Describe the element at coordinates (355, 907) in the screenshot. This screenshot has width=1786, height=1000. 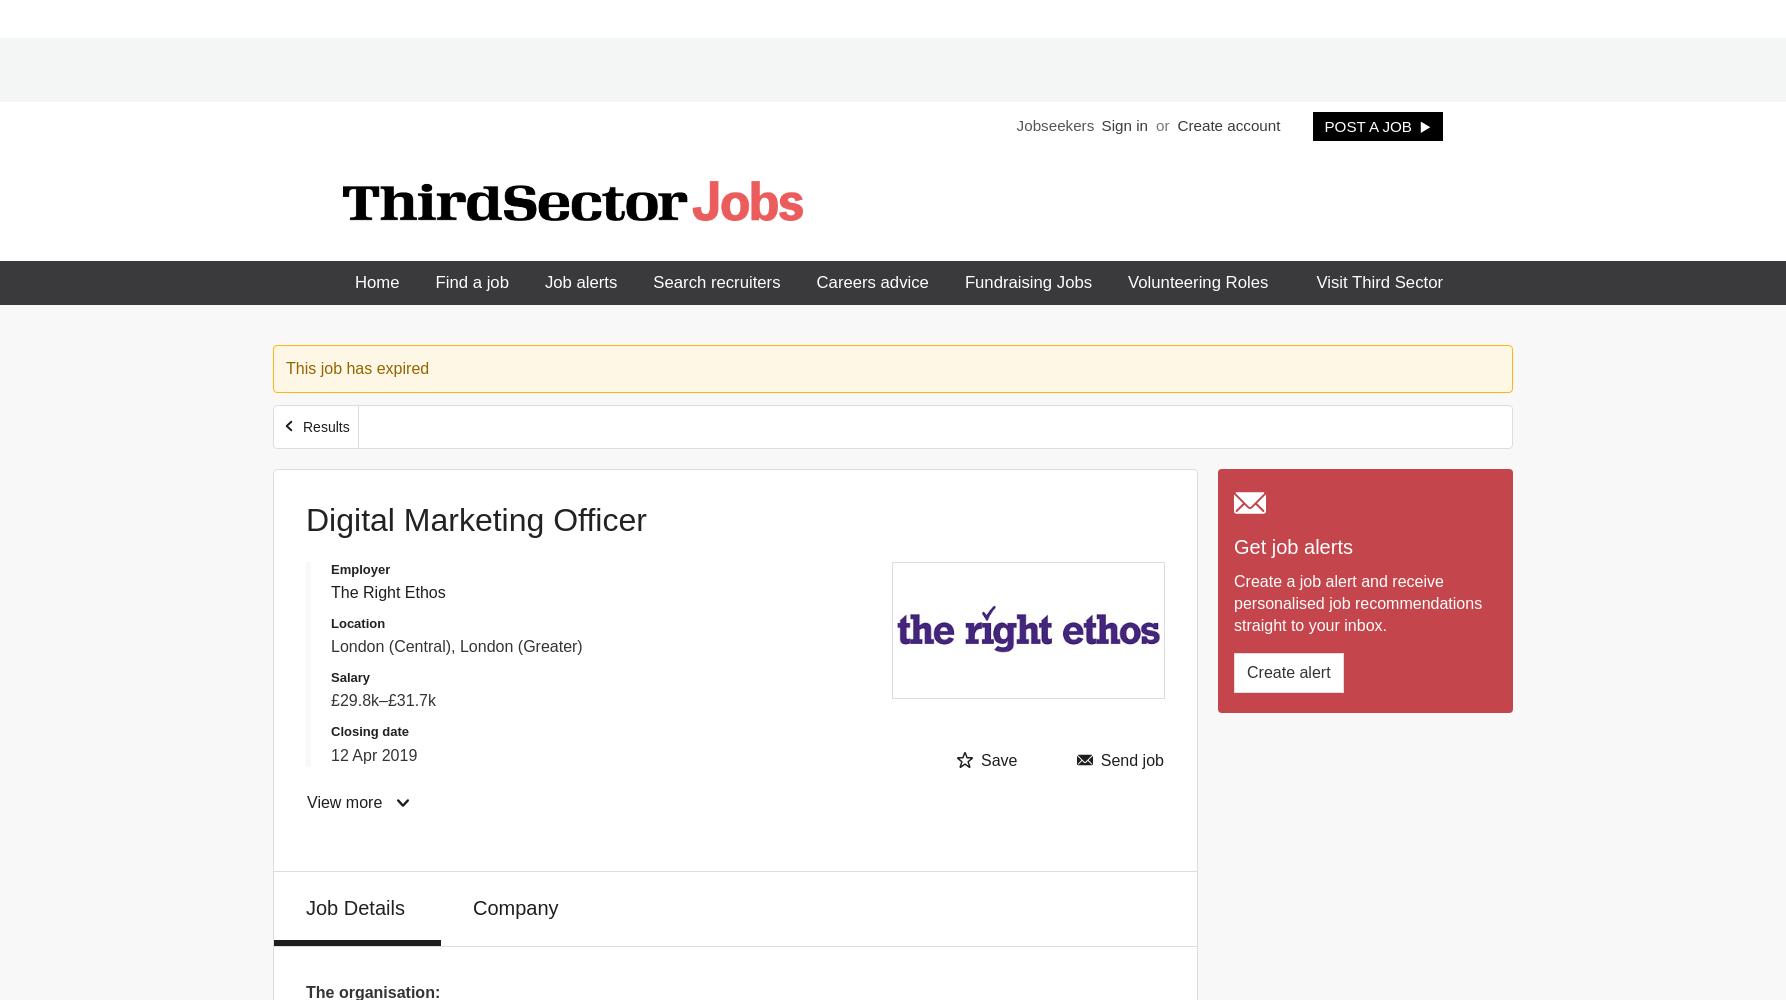
I see `'Job Details'` at that location.